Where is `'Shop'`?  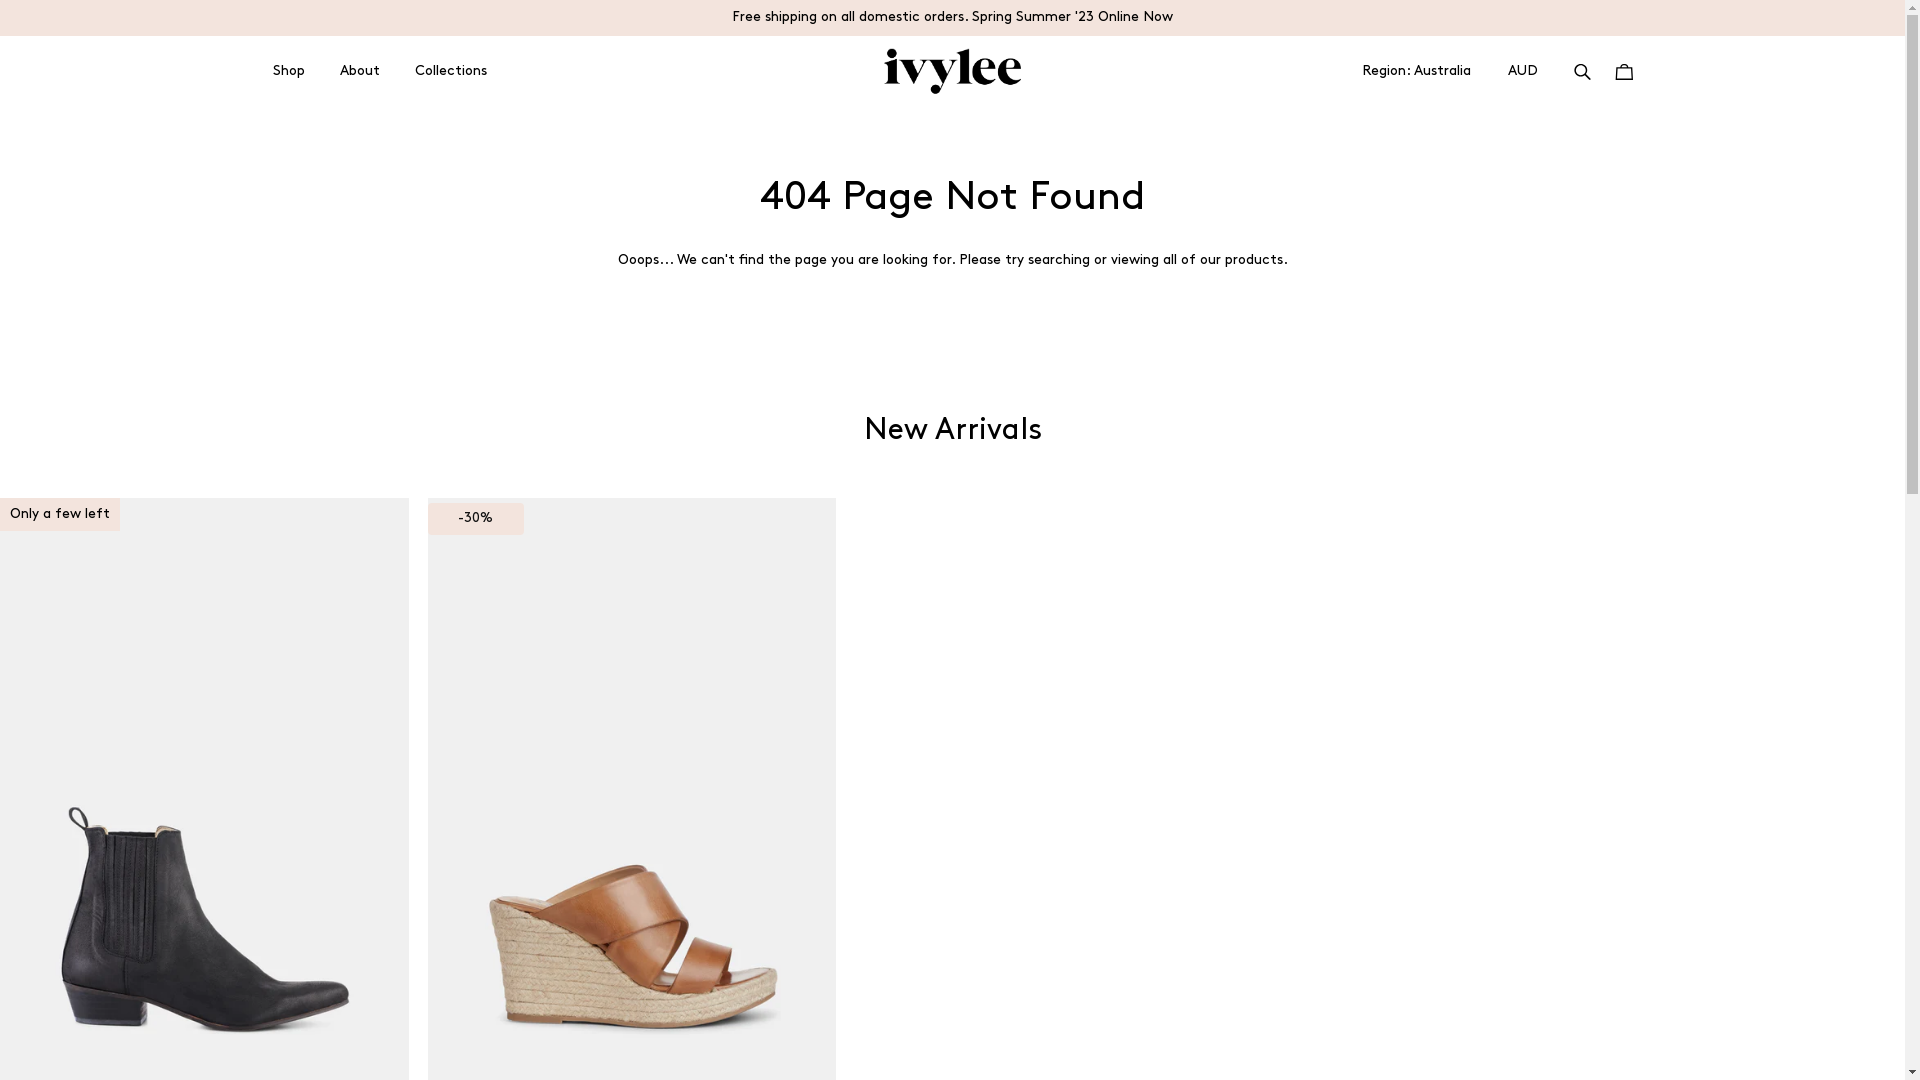 'Shop' is located at coordinates (287, 71).